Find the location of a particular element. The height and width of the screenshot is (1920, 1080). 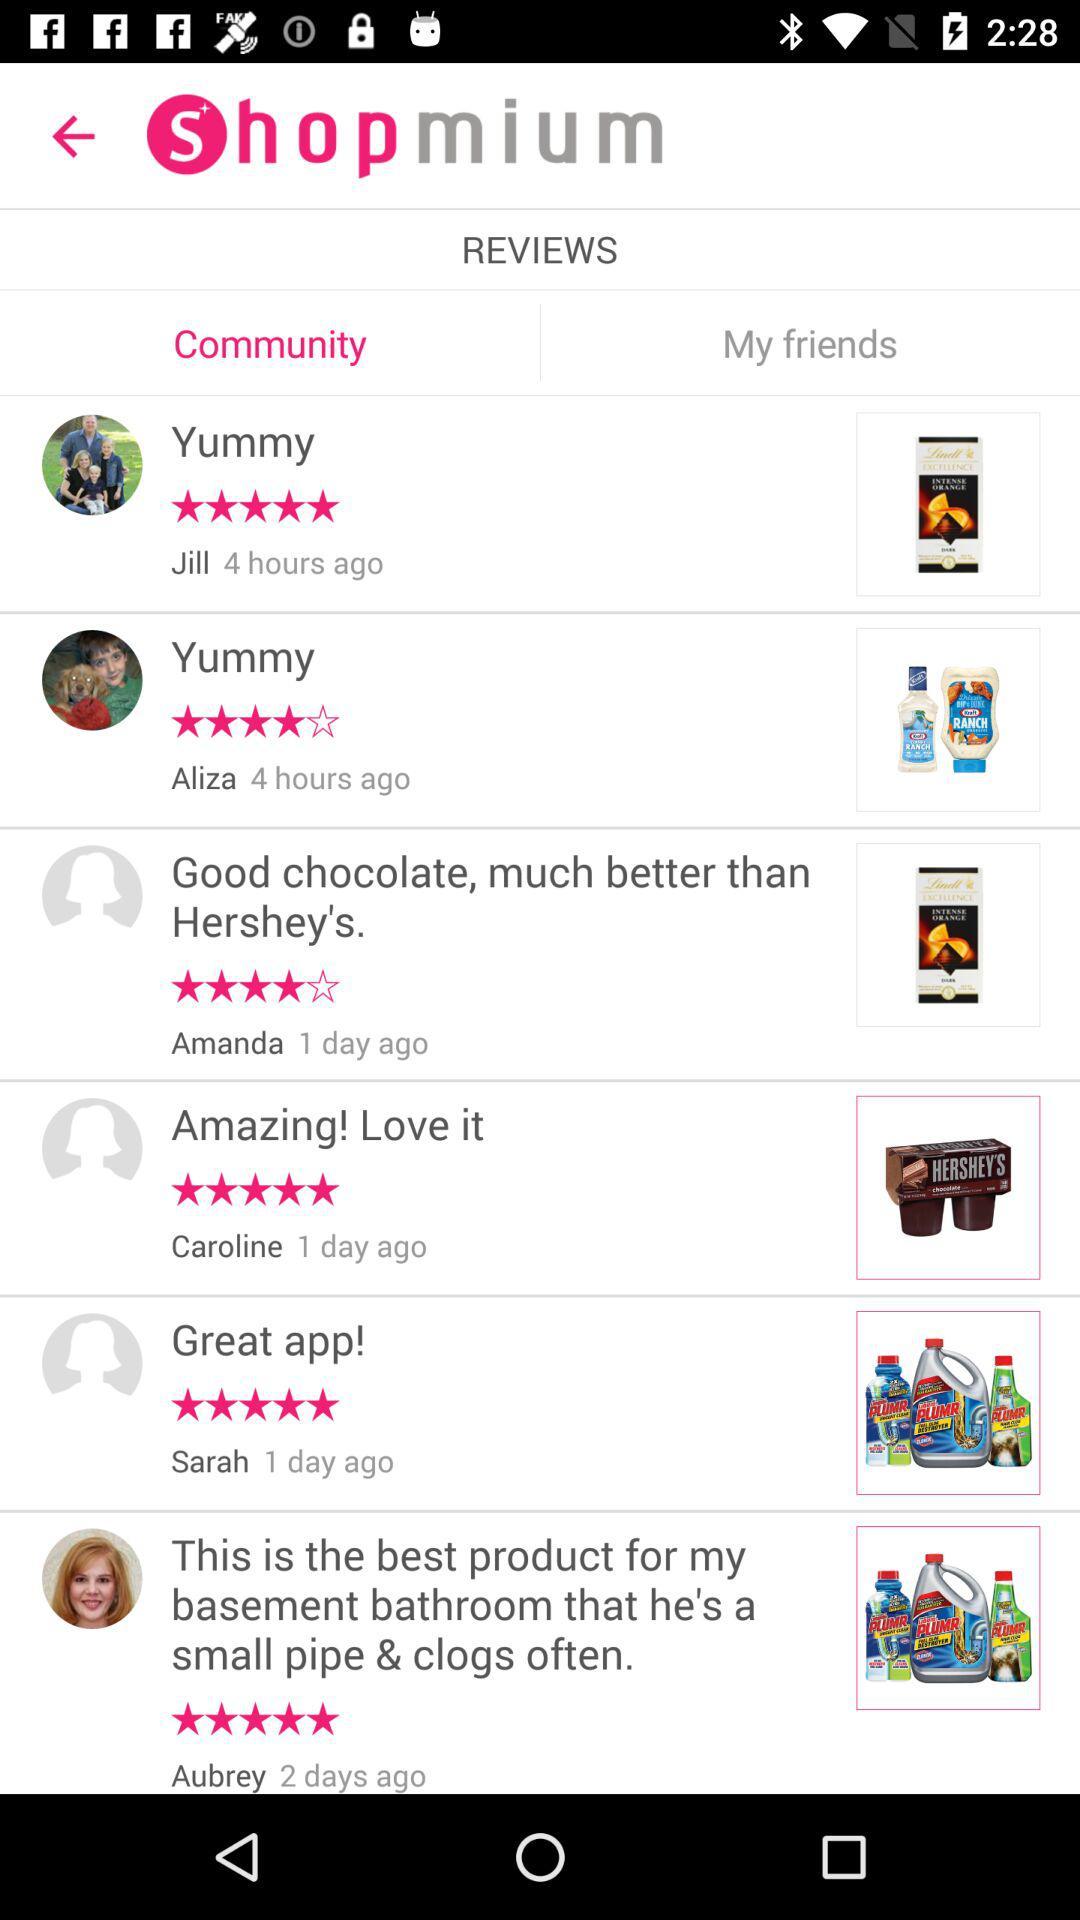

item above the good chocolate much is located at coordinates (204, 777).